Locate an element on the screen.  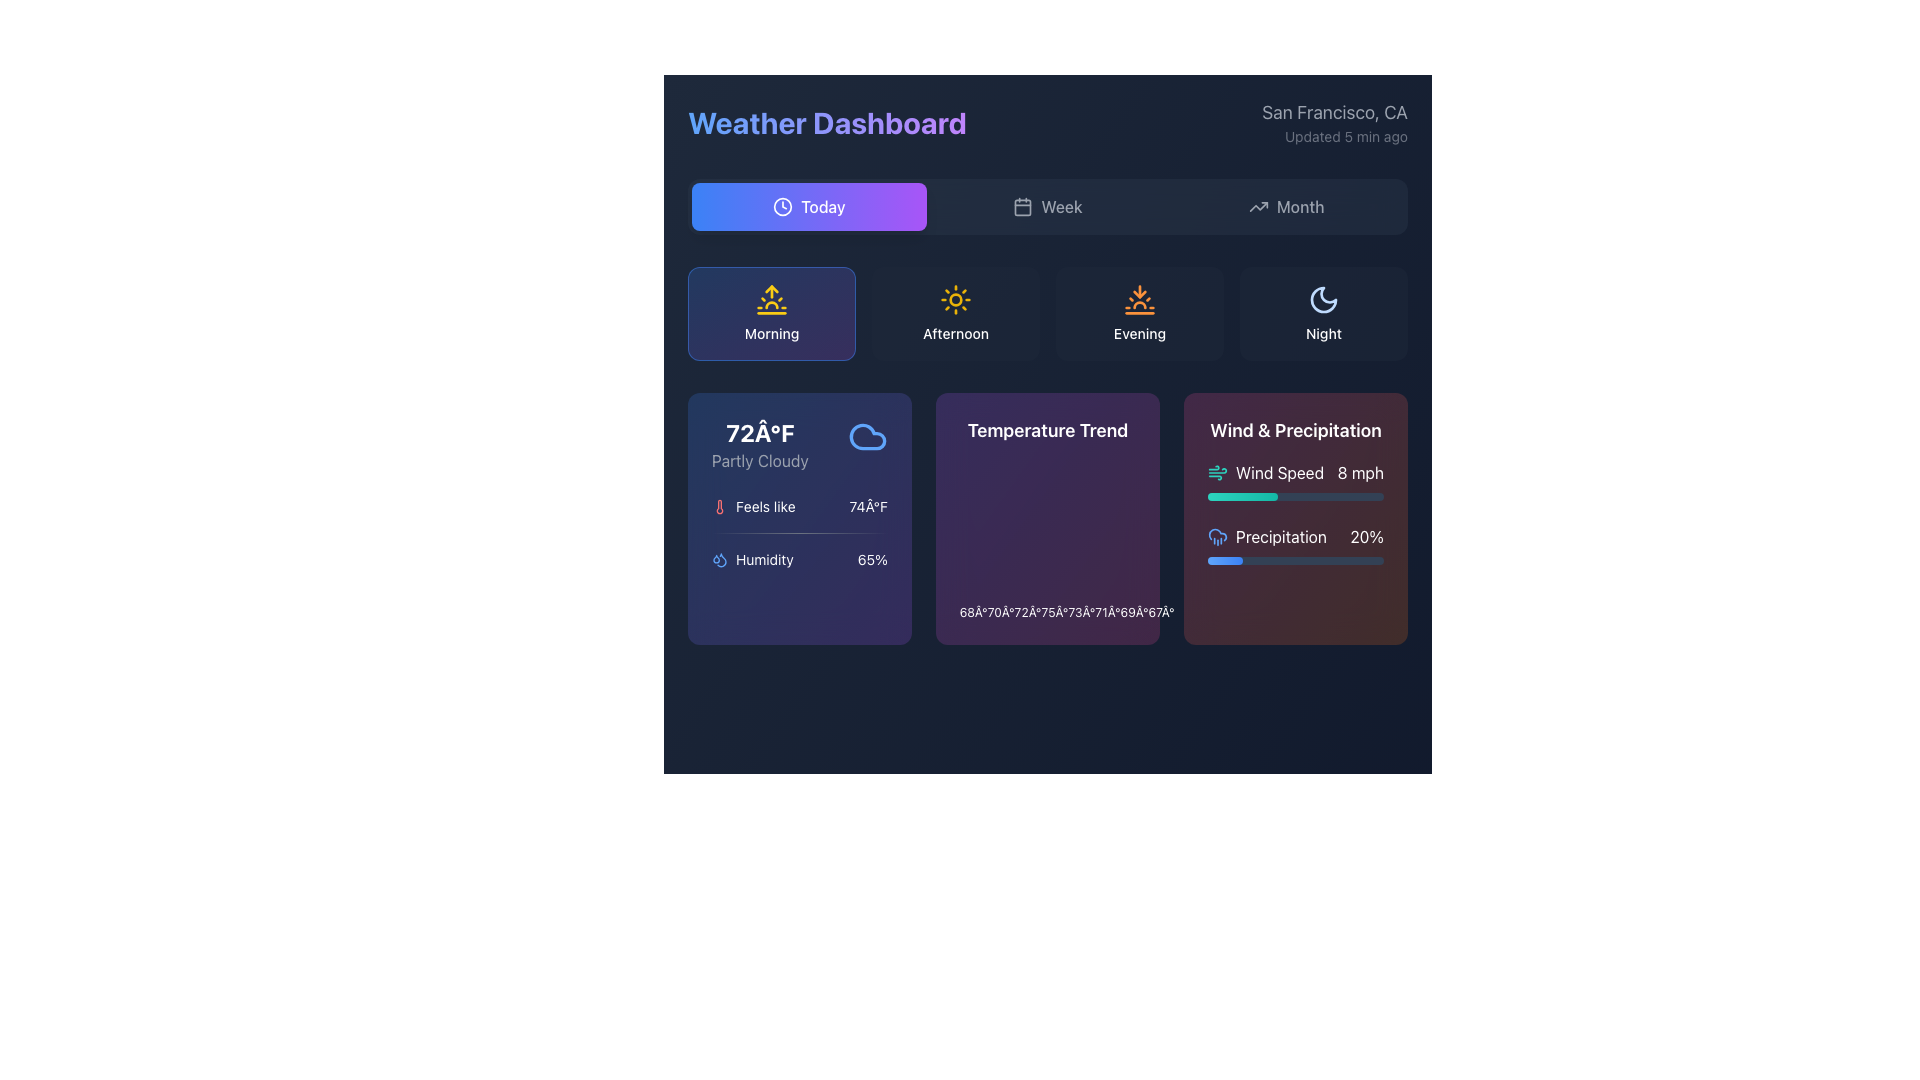
the precipitation icon in the 'Wind & Precipitation' panel located at the bottom-right corner of the dashboard, which is positioned left of the text 'Precipitation' and above the precipitation percentage value and bar is located at coordinates (1217, 535).